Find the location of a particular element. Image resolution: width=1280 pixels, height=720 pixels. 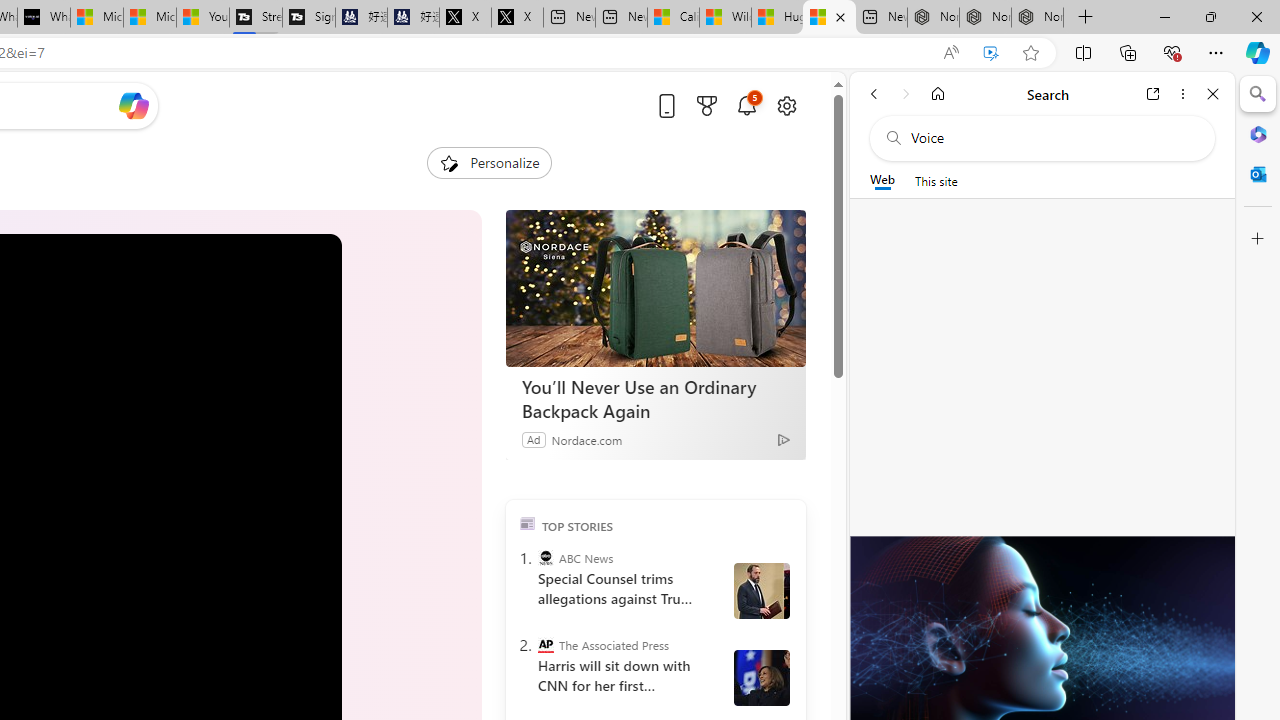

'What' is located at coordinates (44, 17).